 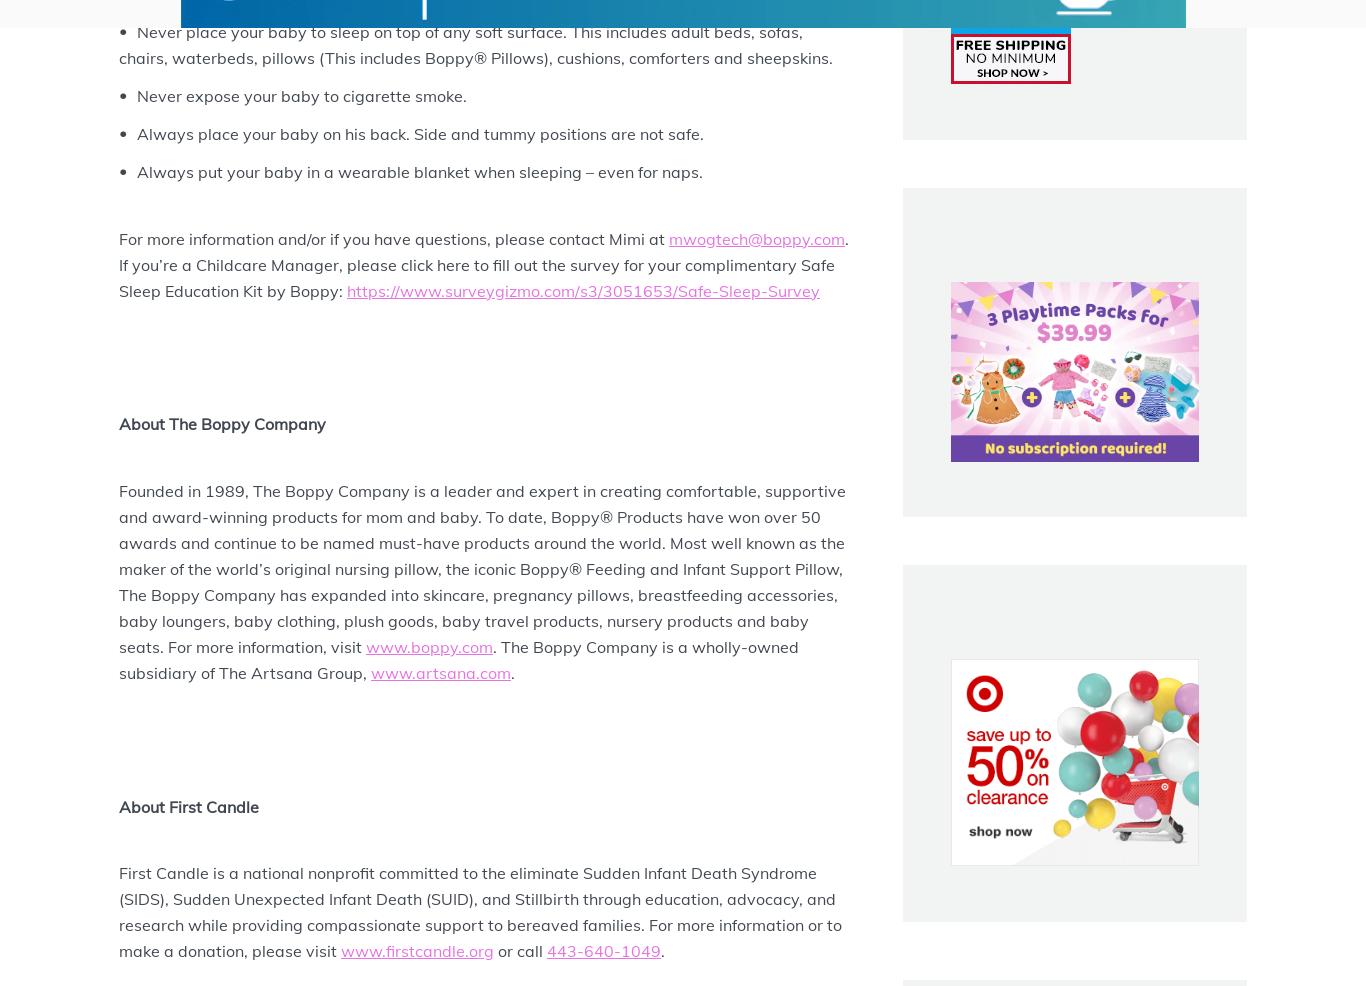 I want to click on '.  If you’re a Childcare Manager, please click here to fill out the survey for your complimentary Safe Sleep Education Kit by Boppy:', so click(x=486, y=263).